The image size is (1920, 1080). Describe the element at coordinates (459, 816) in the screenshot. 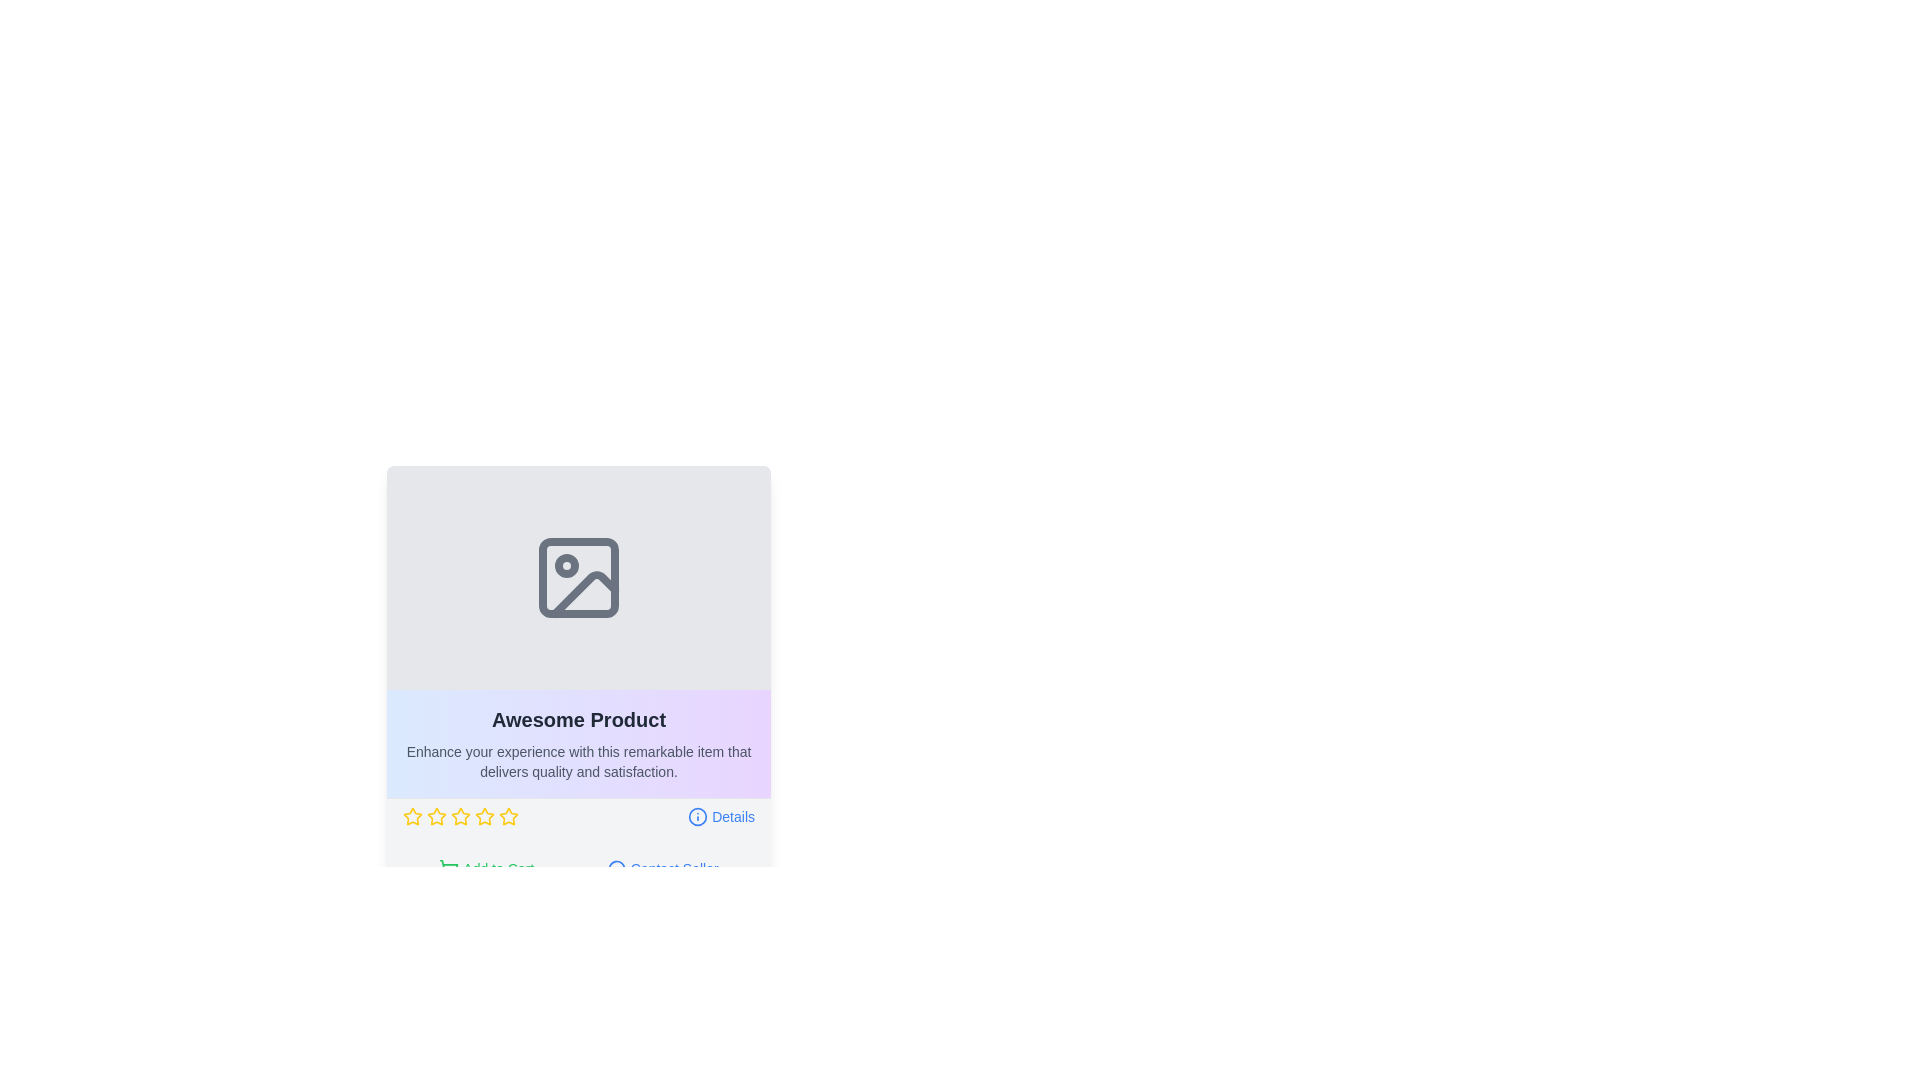

I see `the second star in the five-star rating system located below the 'Awesome Product' title and description` at that location.